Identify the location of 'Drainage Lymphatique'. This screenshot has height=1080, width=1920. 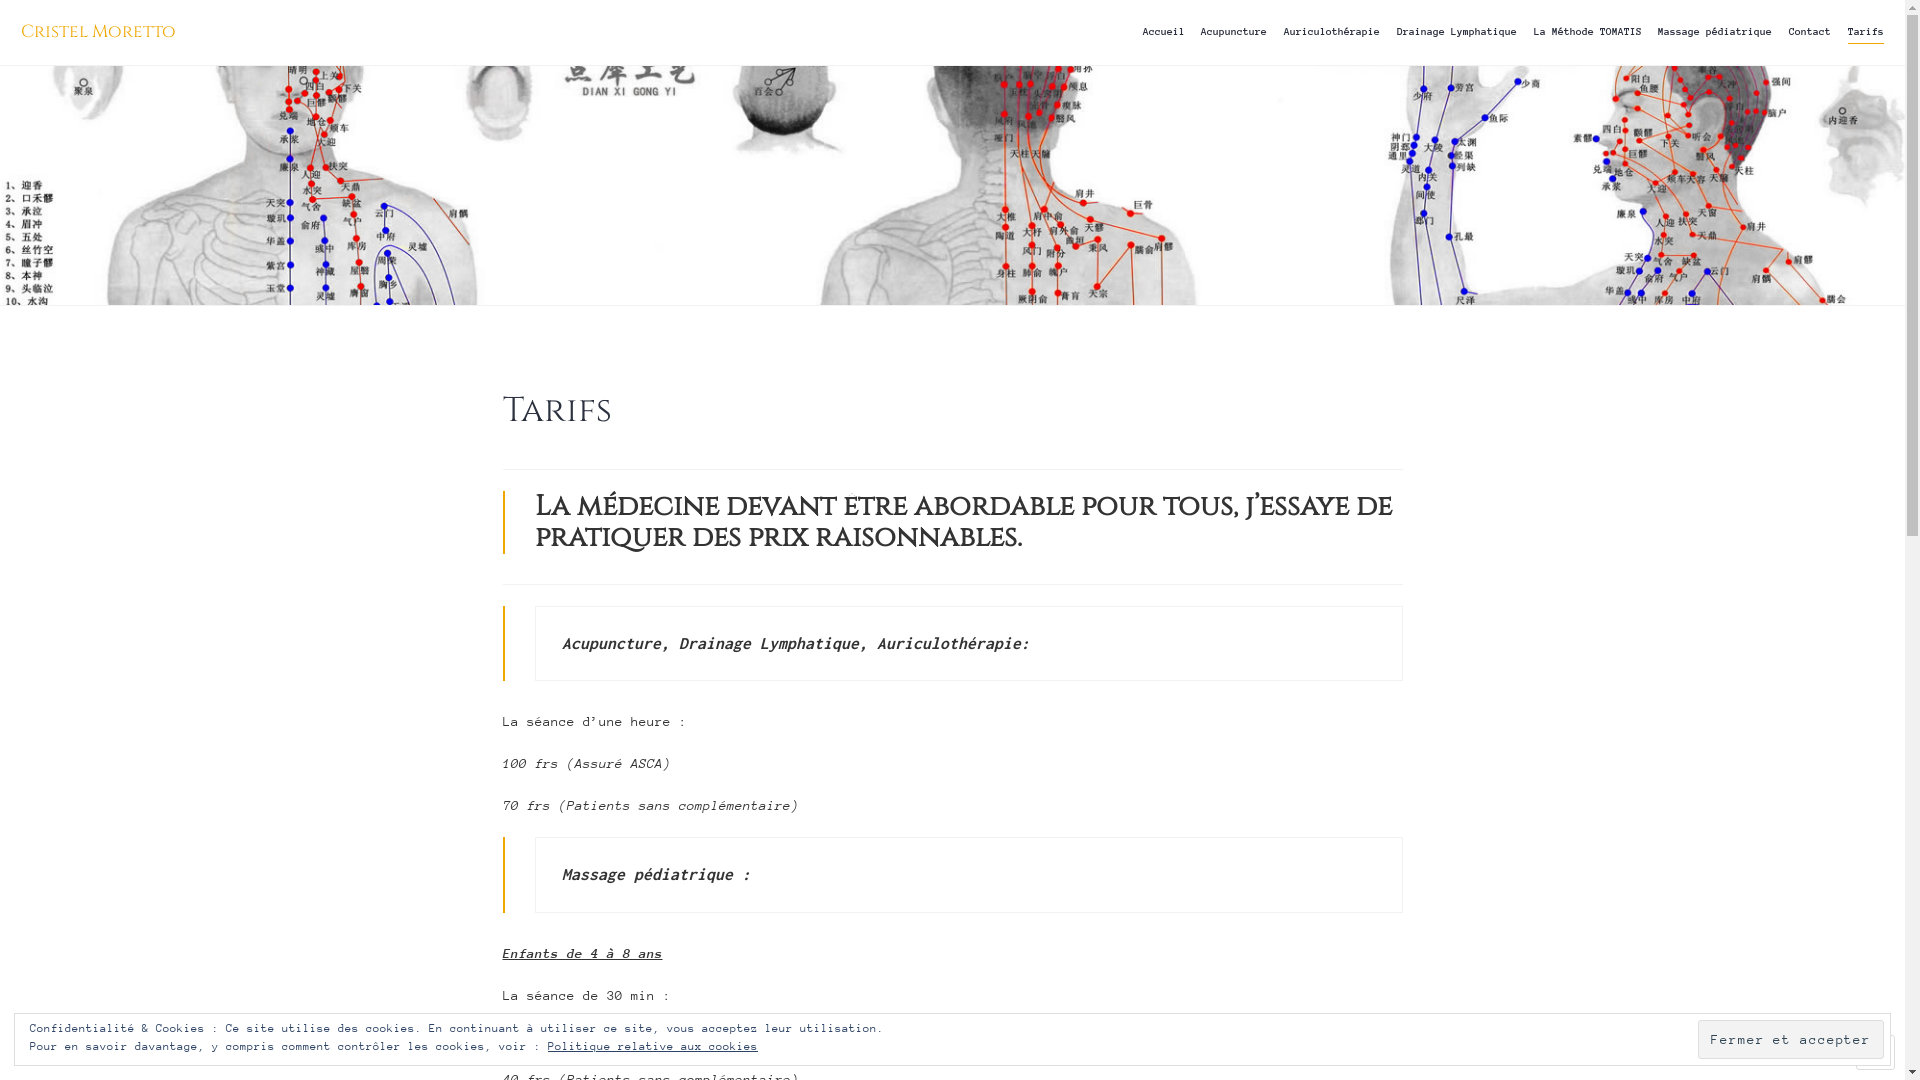
(1457, 32).